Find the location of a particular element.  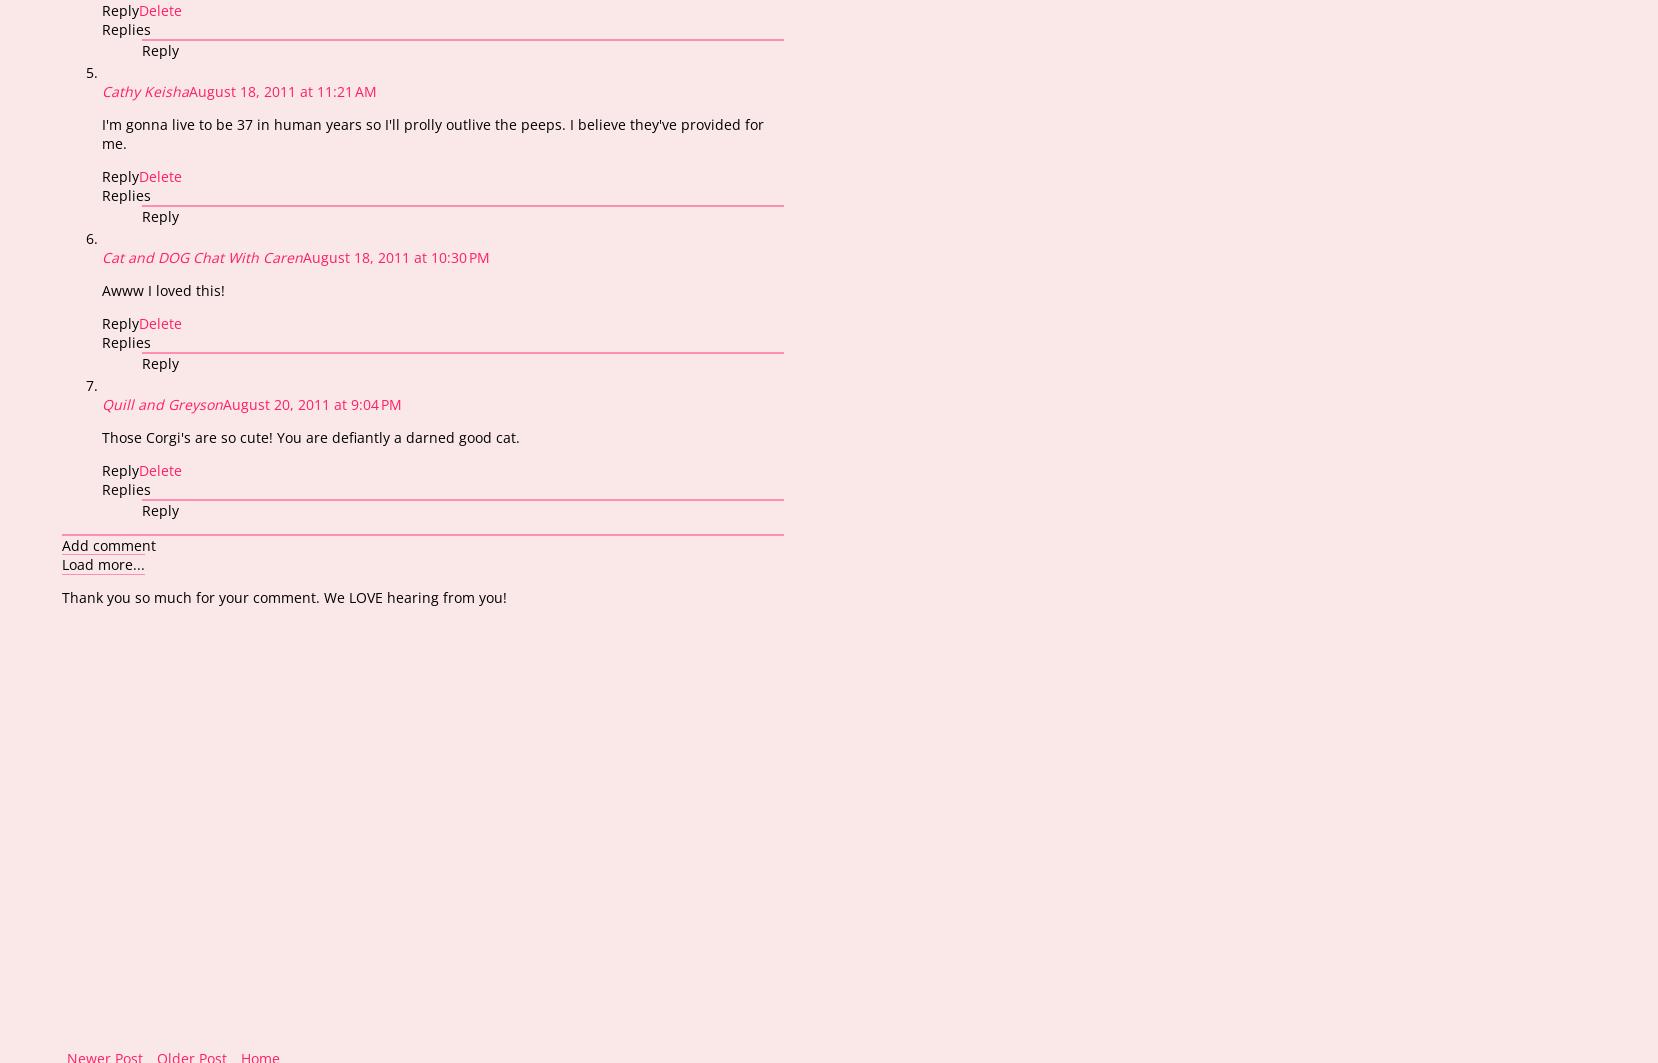

'Cat and DOG Chat With Caren' is located at coordinates (202, 256).